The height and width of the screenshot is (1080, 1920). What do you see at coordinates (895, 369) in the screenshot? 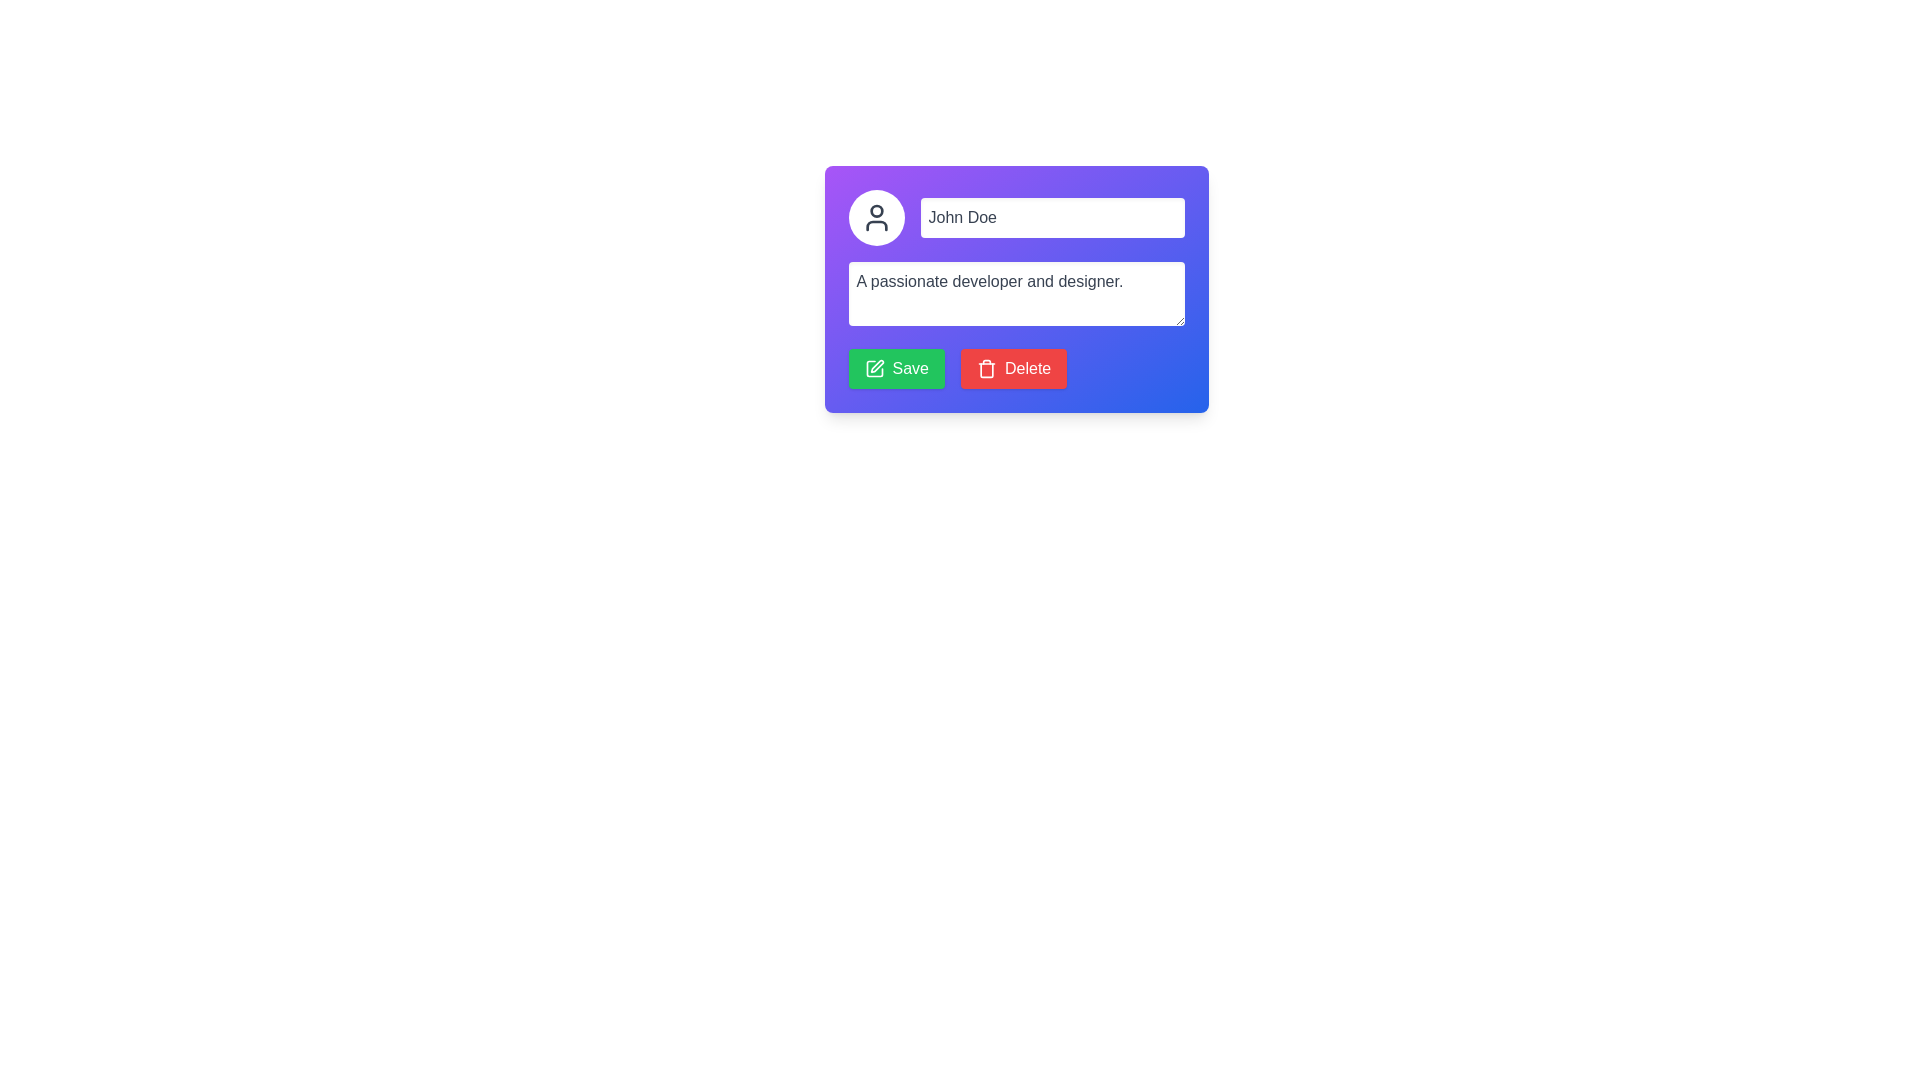
I see `the green 'Save' button with rounded corners and a pen icon` at bounding box center [895, 369].